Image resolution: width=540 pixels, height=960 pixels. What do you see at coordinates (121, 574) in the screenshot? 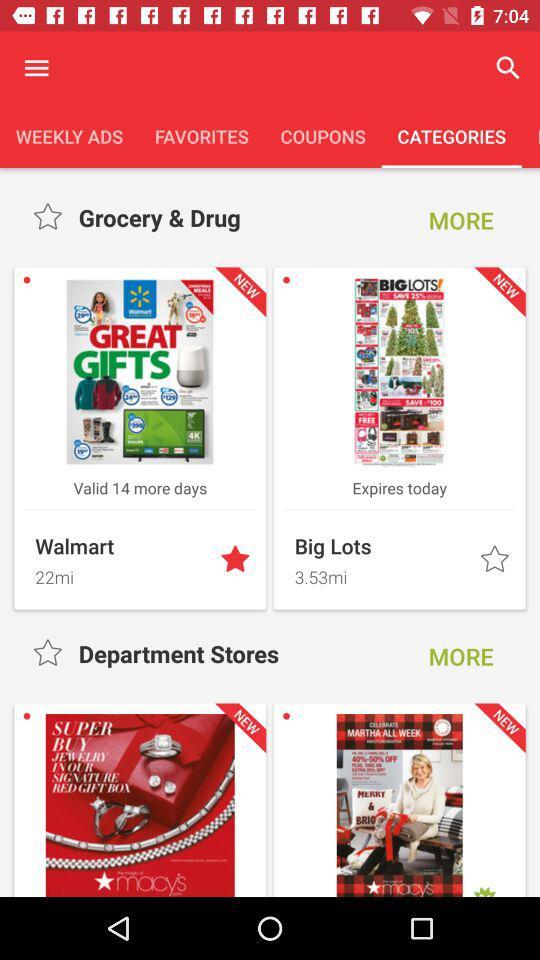
I see `the icon below walmart` at bounding box center [121, 574].